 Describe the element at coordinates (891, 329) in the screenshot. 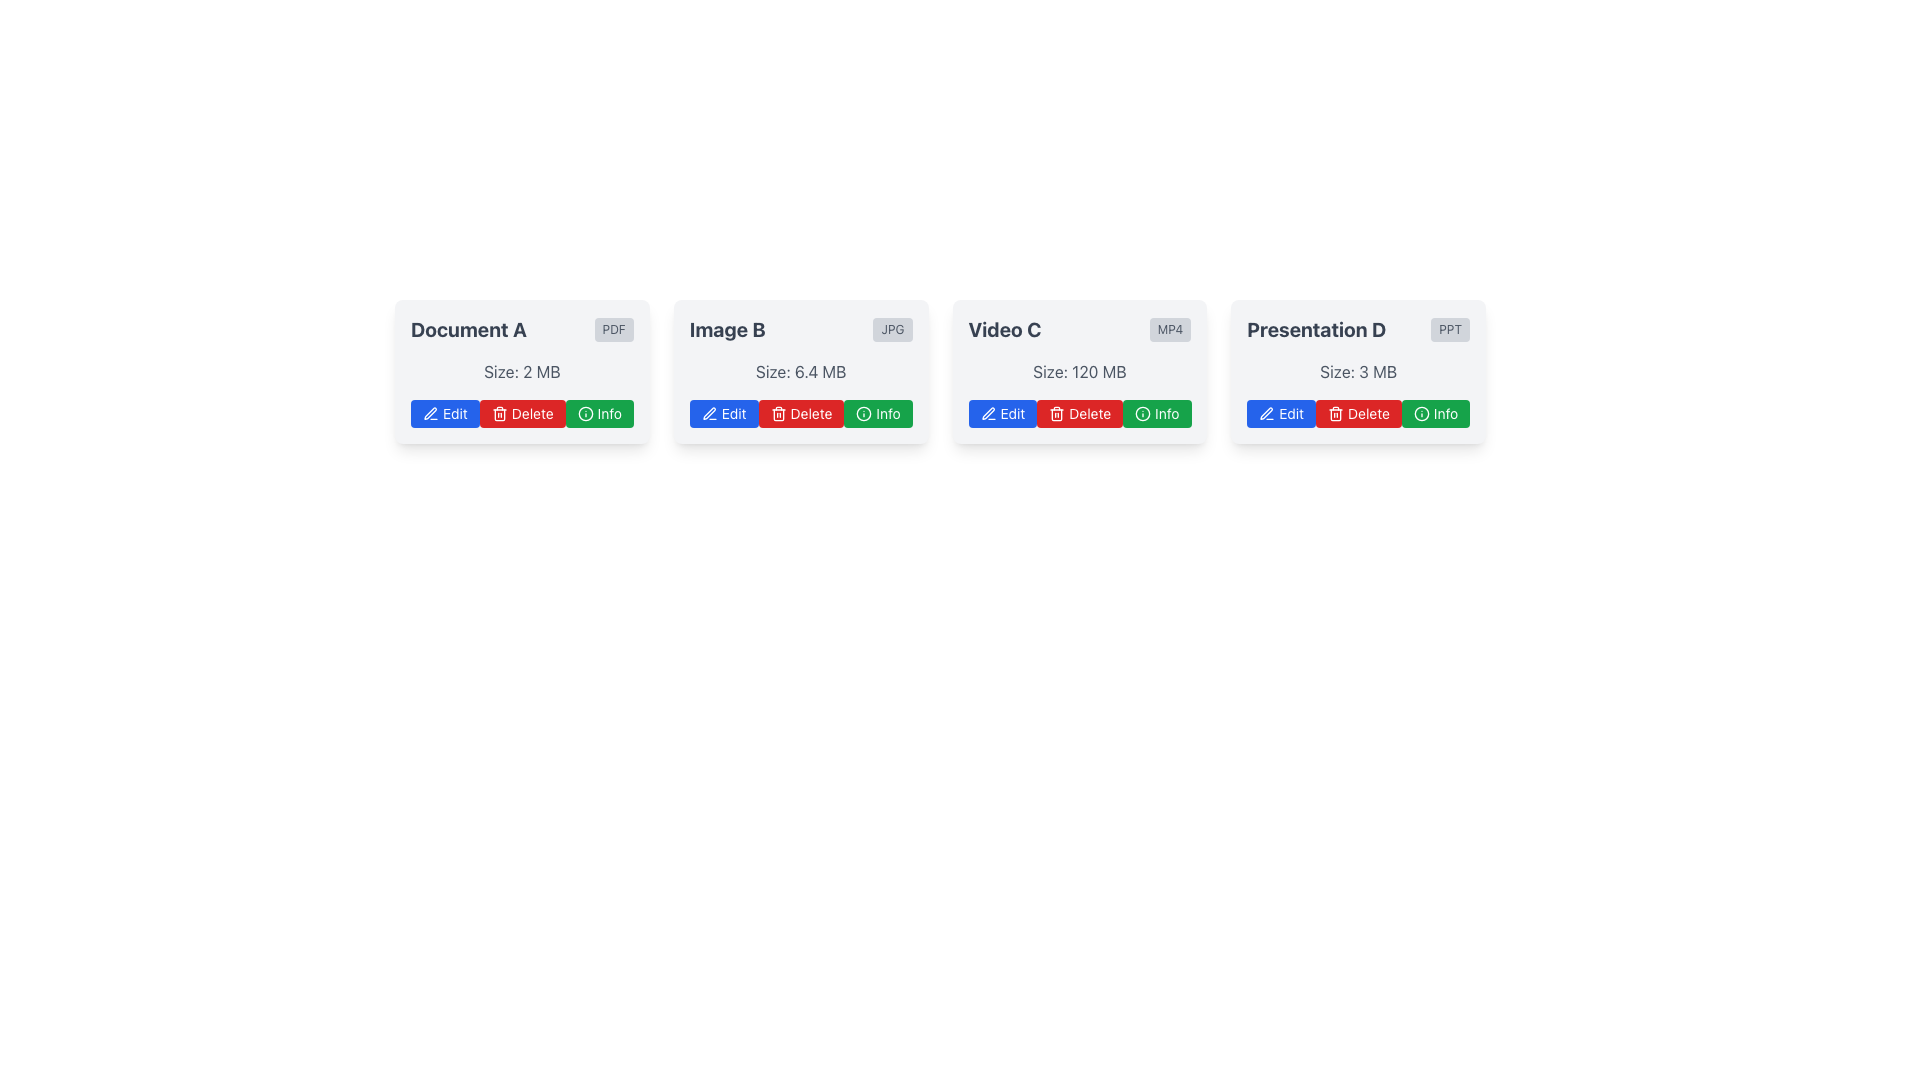

I see `the badge indicating JPG format for the file associated with 'Image B', located in the upper-right corner of the second card from the left` at that location.